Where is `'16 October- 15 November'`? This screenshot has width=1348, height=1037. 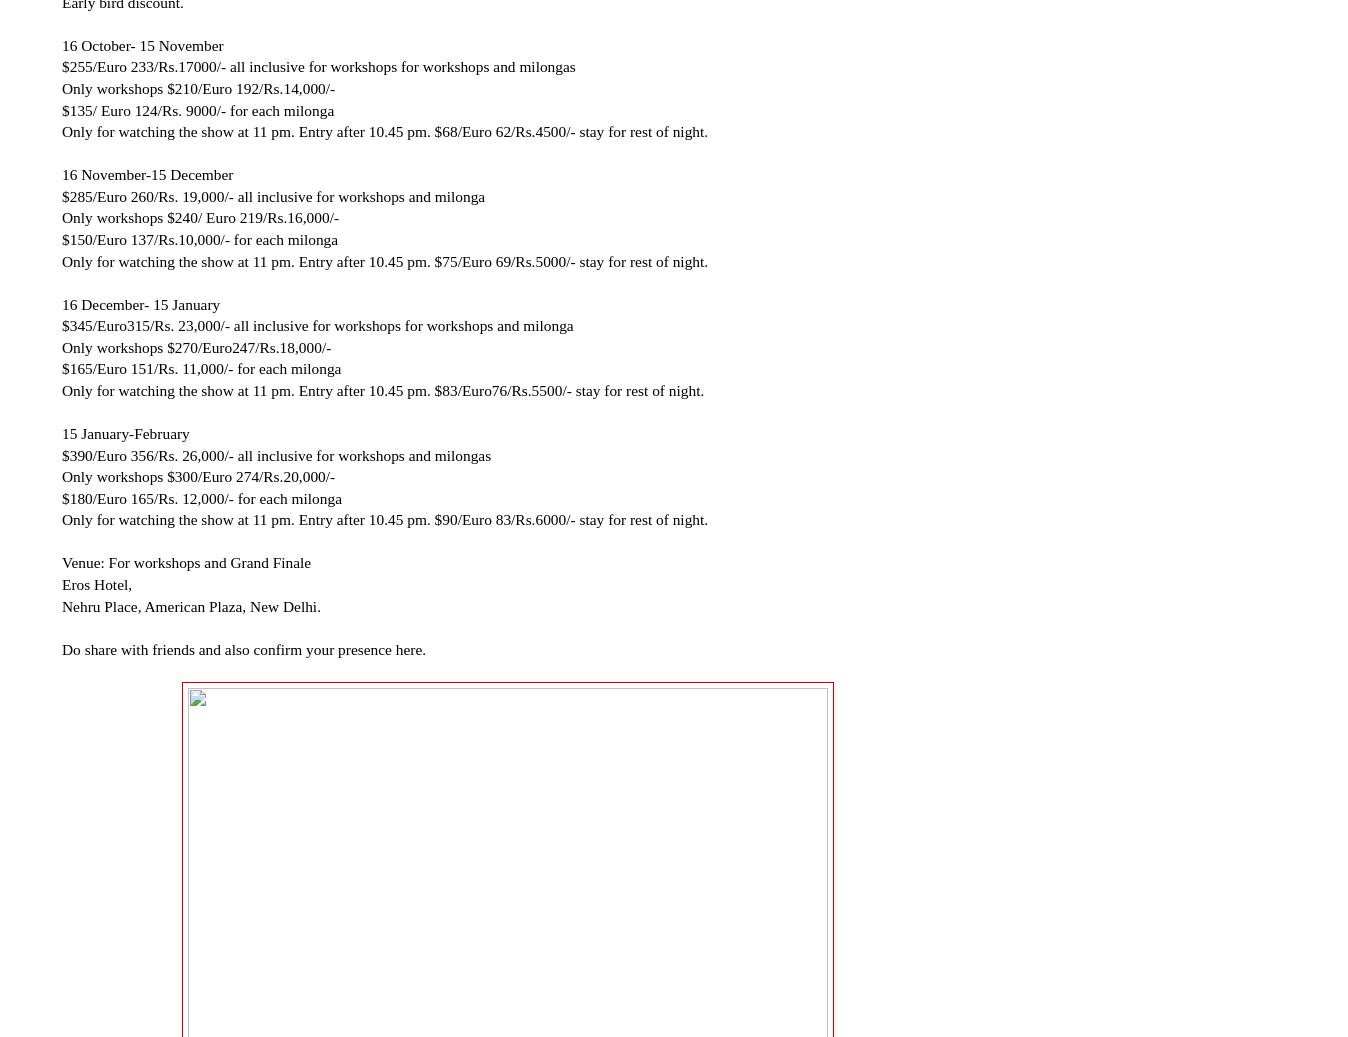 '16 October- 15 November' is located at coordinates (61, 43).